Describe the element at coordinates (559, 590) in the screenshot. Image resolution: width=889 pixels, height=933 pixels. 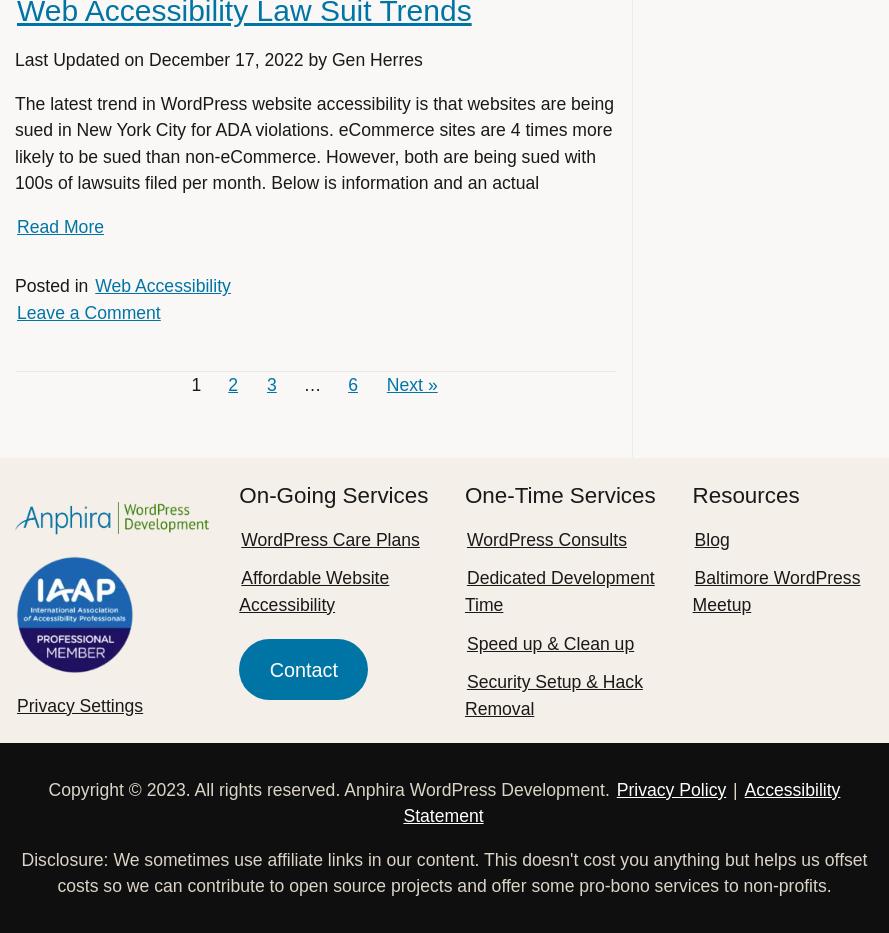
I see `'Dedicated Development Time'` at that location.